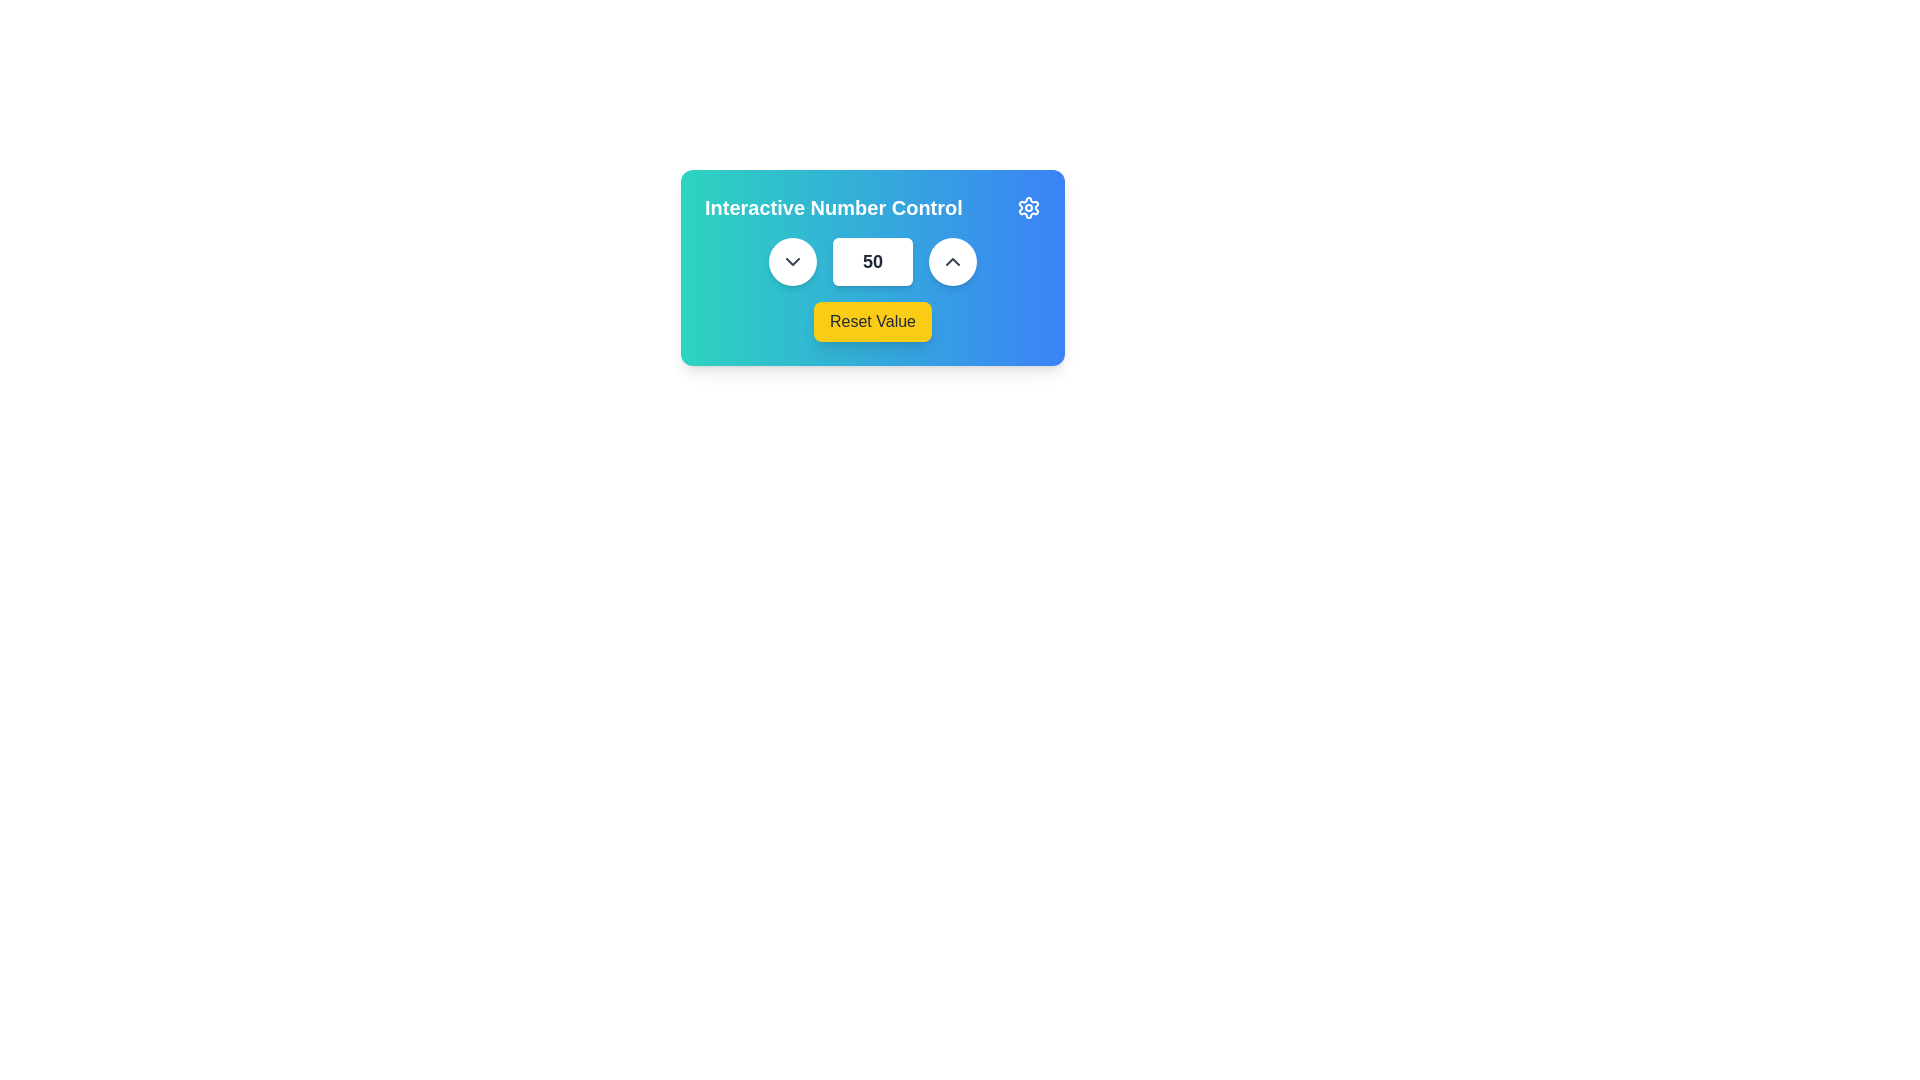 This screenshot has width=1920, height=1080. What do you see at coordinates (952, 261) in the screenshot?
I see `the increment button located to the right of the text field displaying '50' to increase the numerical value` at bounding box center [952, 261].